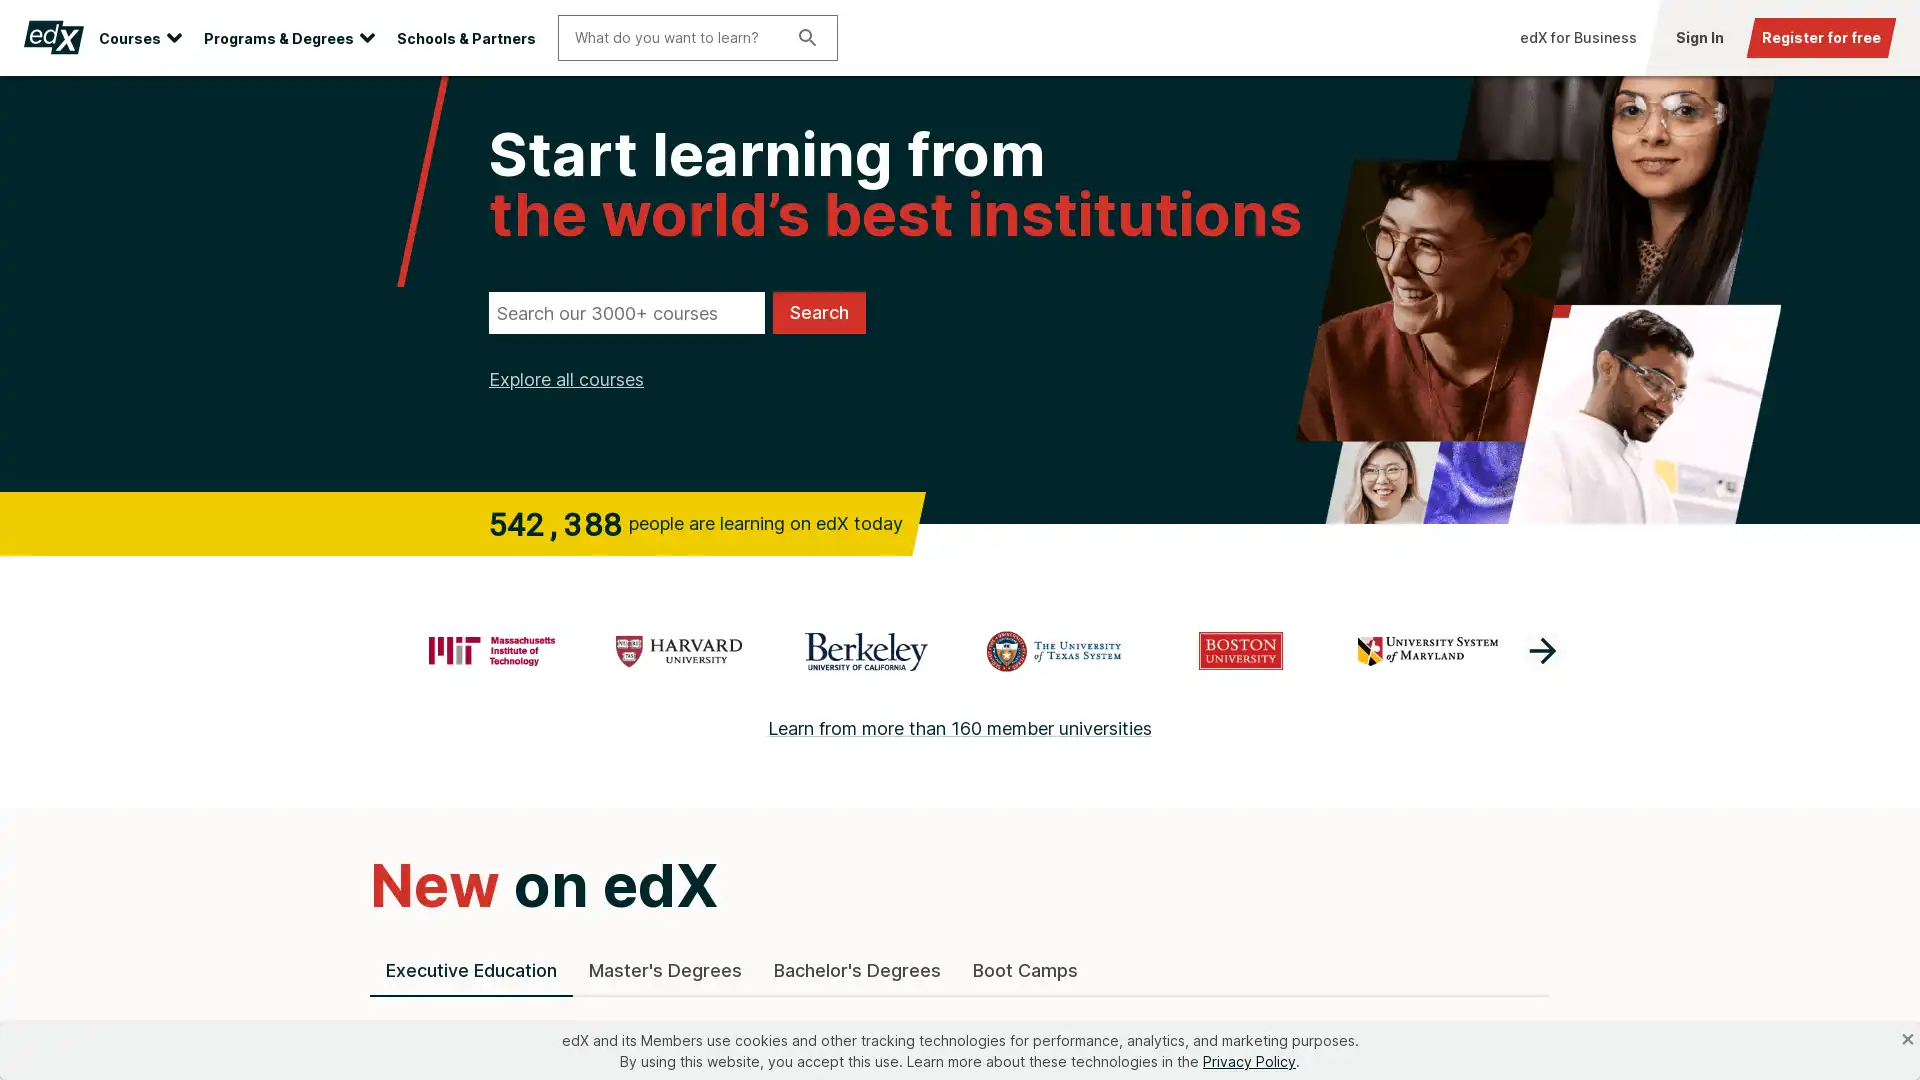  What do you see at coordinates (1530, 1035) in the screenshot?
I see `scroll toward end` at bounding box center [1530, 1035].